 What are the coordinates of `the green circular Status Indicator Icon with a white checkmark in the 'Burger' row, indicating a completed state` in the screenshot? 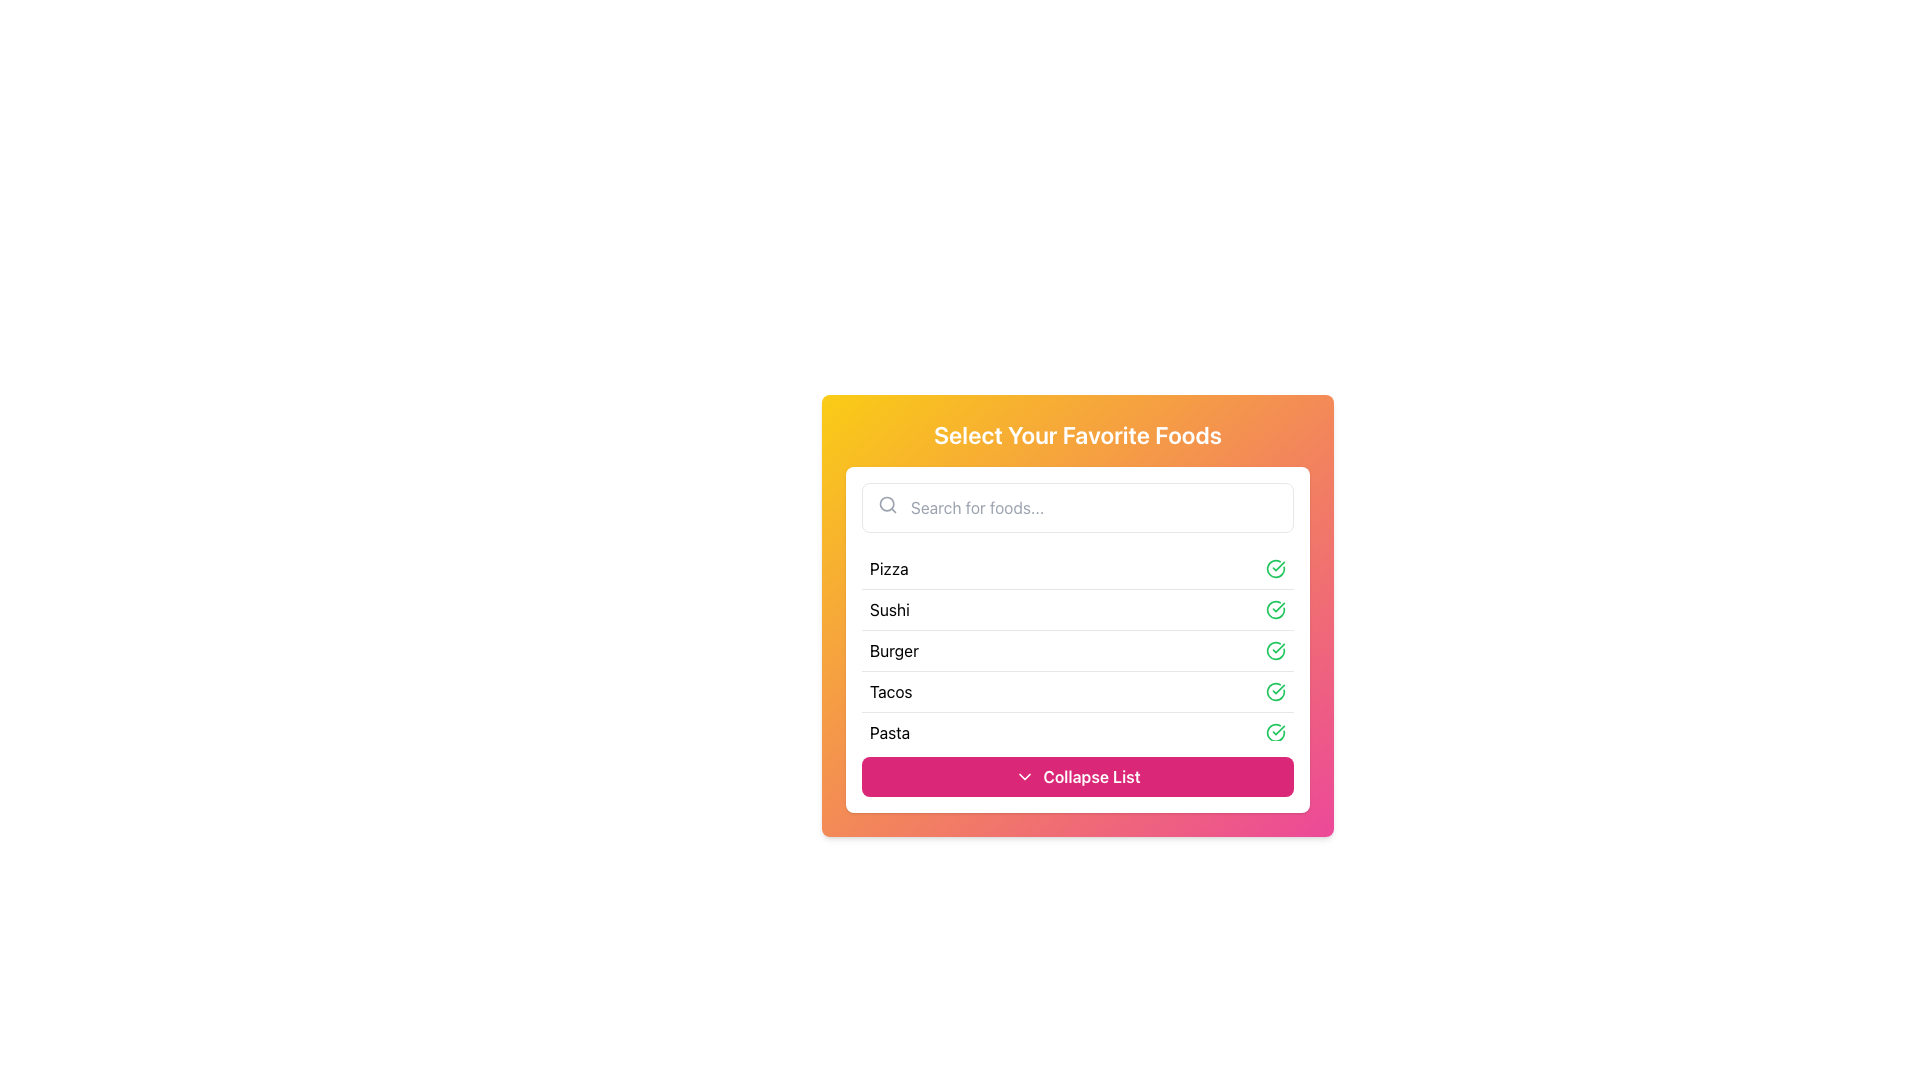 It's located at (1275, 651).